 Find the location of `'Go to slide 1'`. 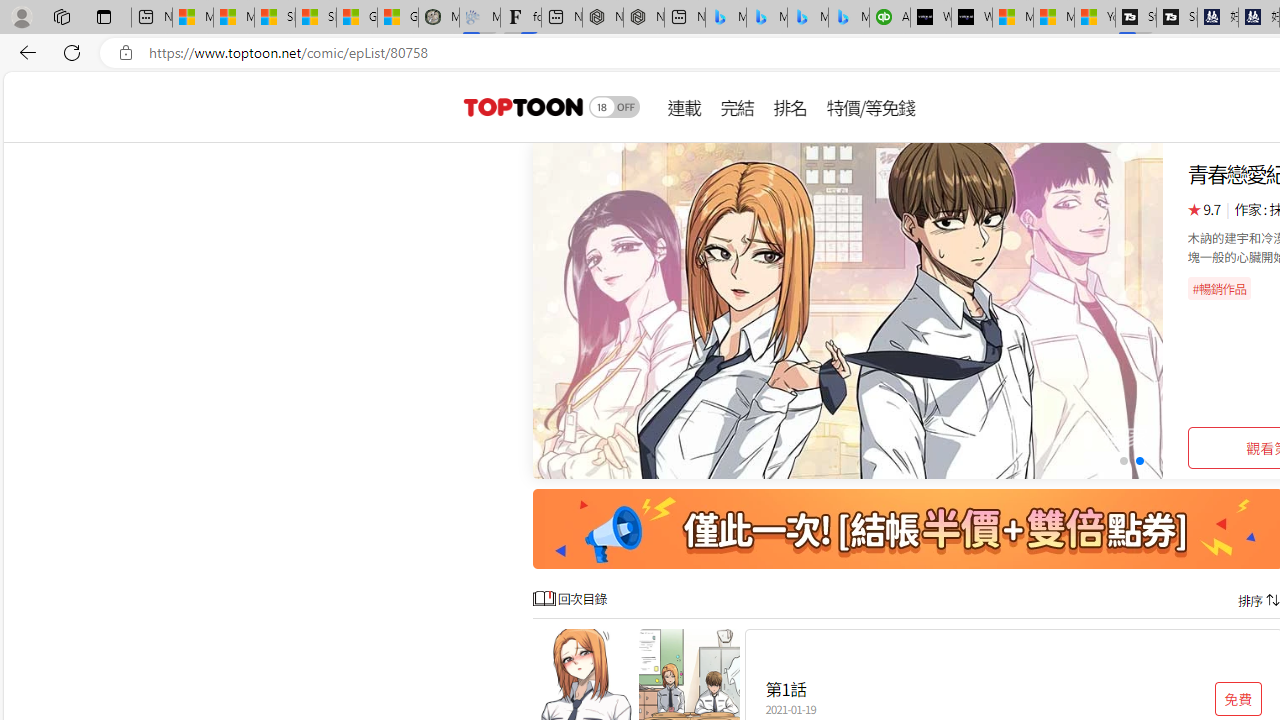

'Go to slide 1' is located at coordinates (1123, 461).